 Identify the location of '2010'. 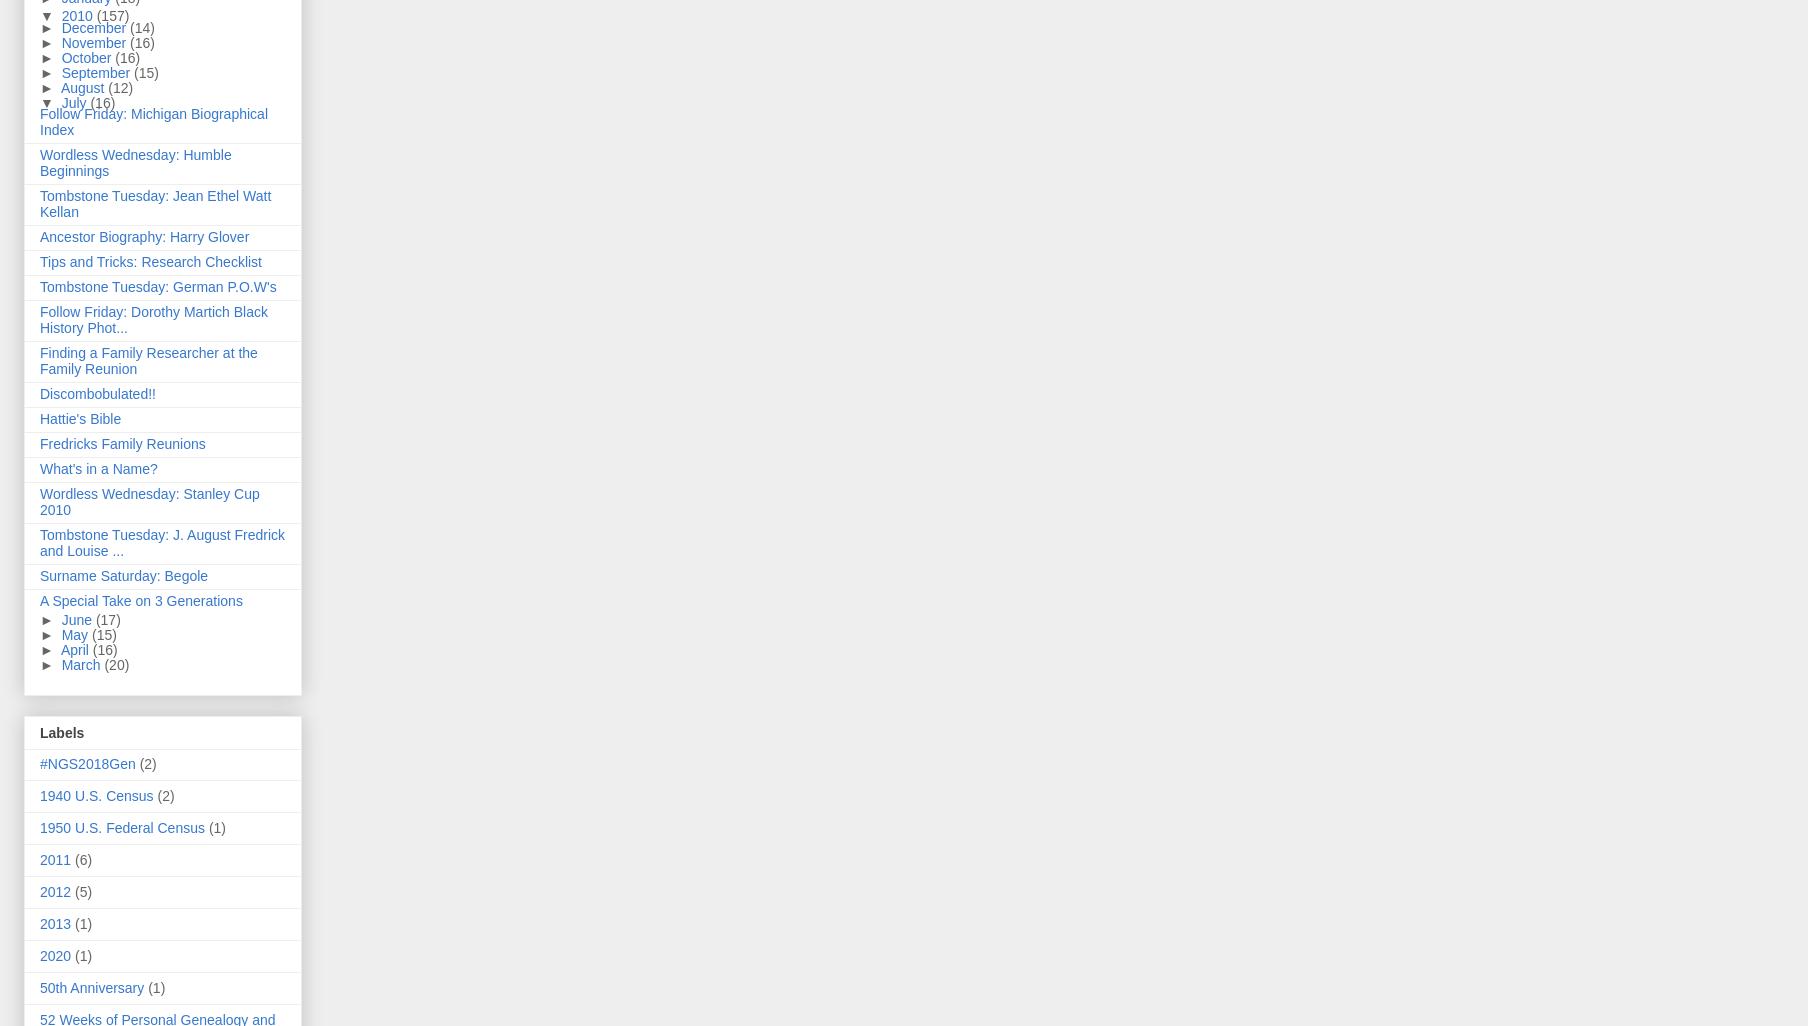
(77, 16).